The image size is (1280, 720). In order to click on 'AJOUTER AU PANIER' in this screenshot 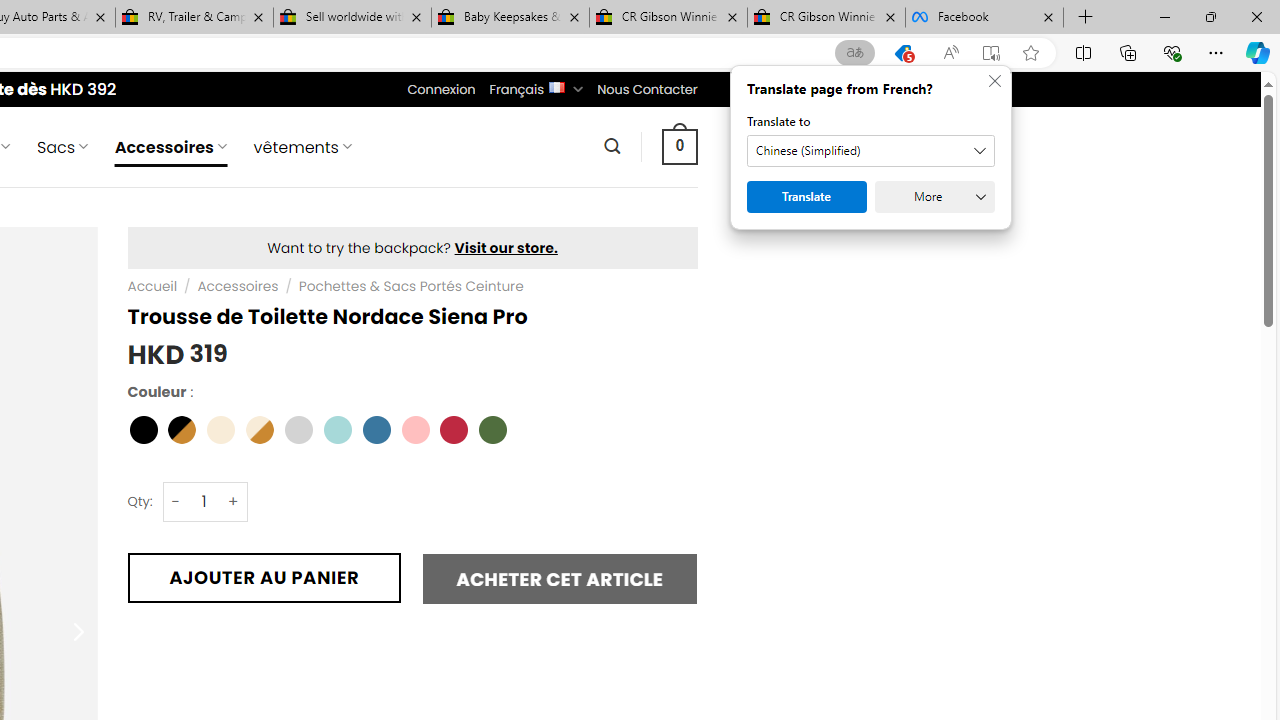, I will do `click(263, 577)`.